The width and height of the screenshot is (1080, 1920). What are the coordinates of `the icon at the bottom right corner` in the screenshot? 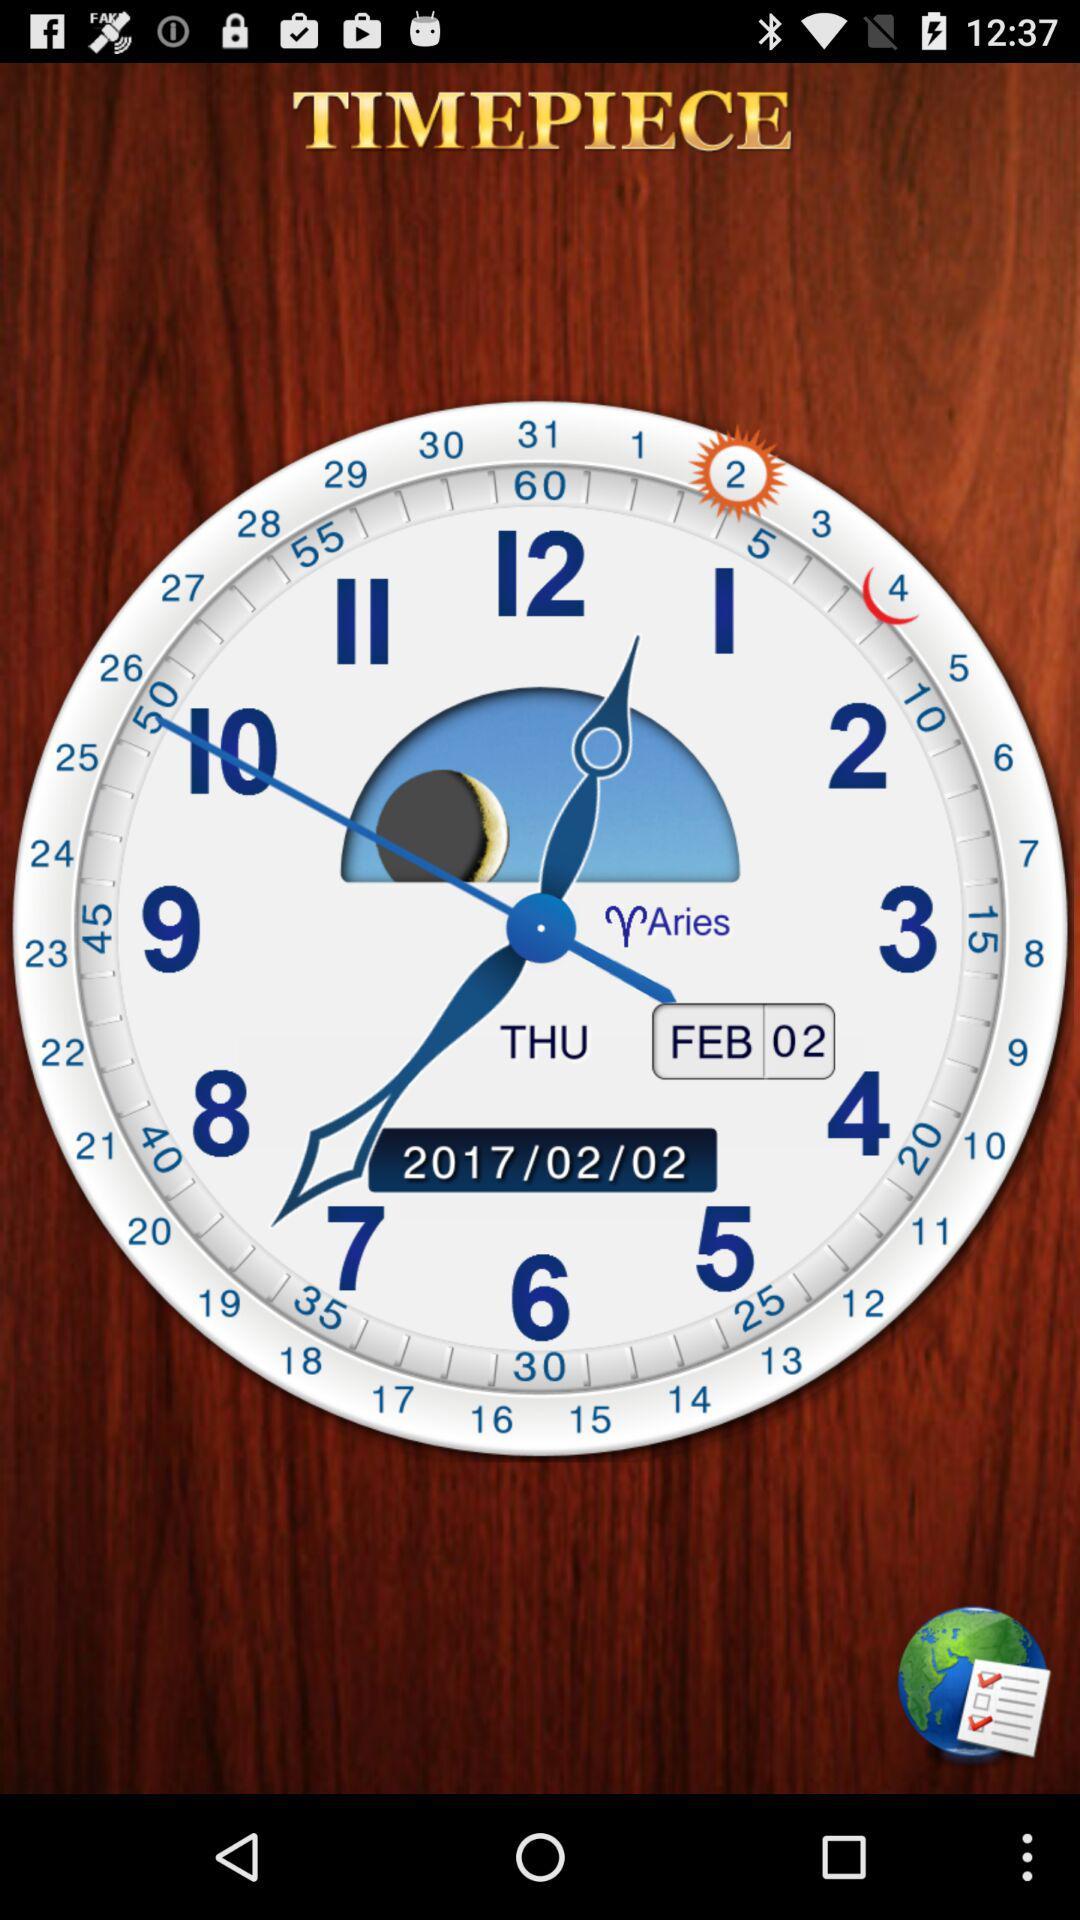 It's located at (974, 1688).